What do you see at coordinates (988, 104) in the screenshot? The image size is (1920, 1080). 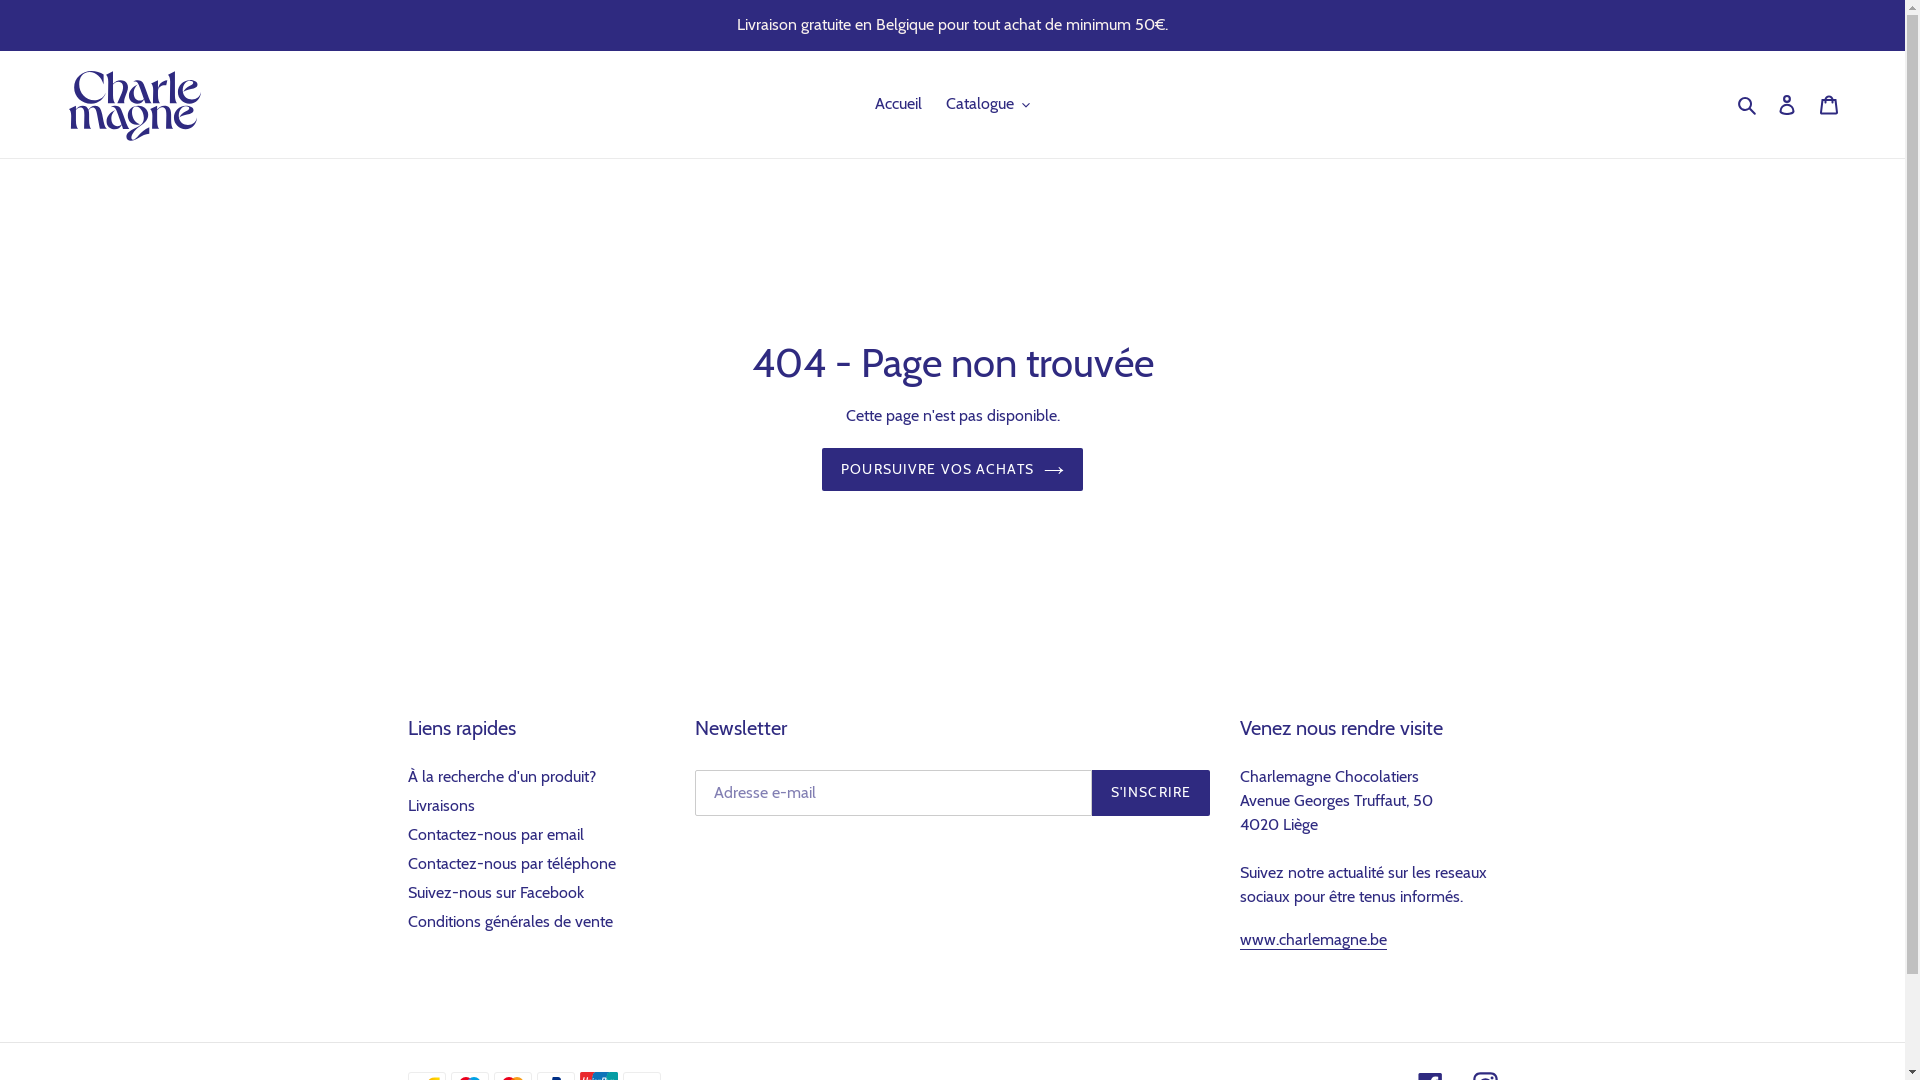 I see `'Catalogue'` at bounding box center [988, 104].